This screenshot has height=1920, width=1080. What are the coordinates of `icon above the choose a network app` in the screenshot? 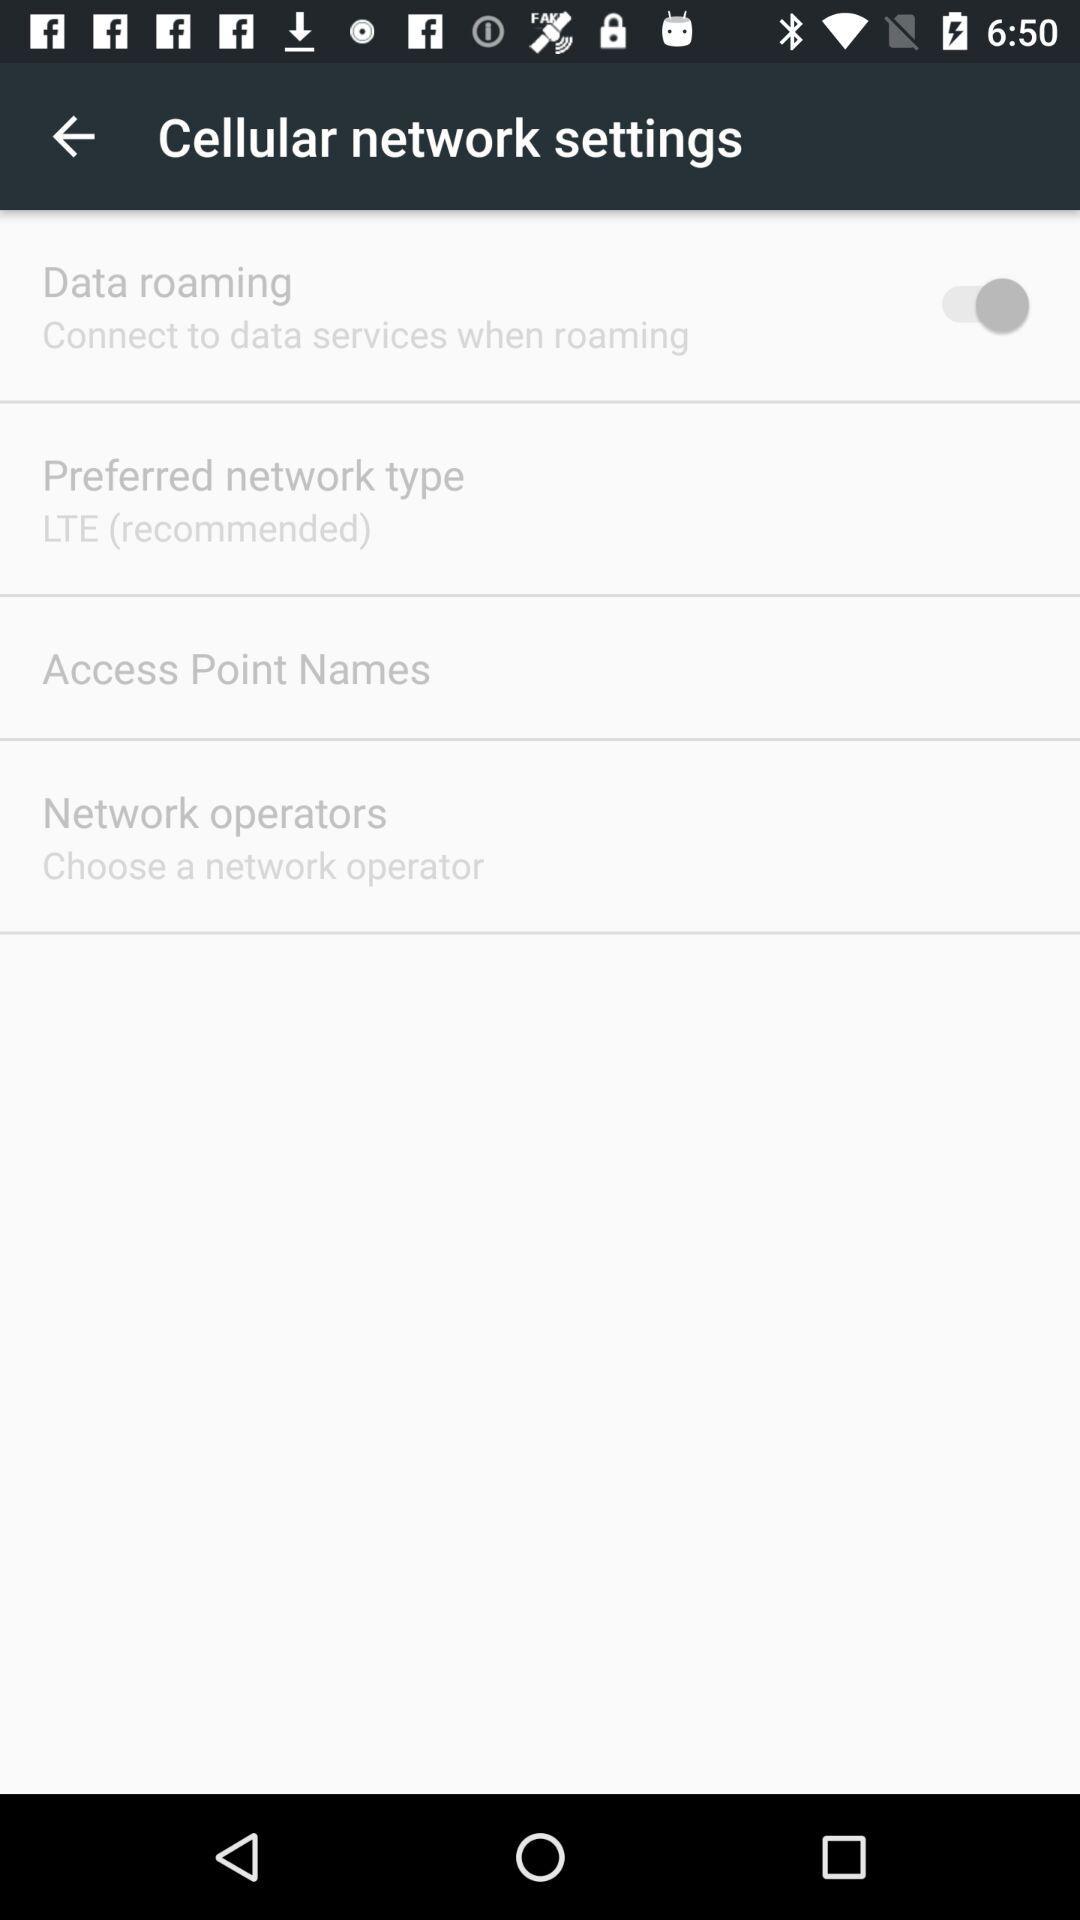 It's located at (214, 811).